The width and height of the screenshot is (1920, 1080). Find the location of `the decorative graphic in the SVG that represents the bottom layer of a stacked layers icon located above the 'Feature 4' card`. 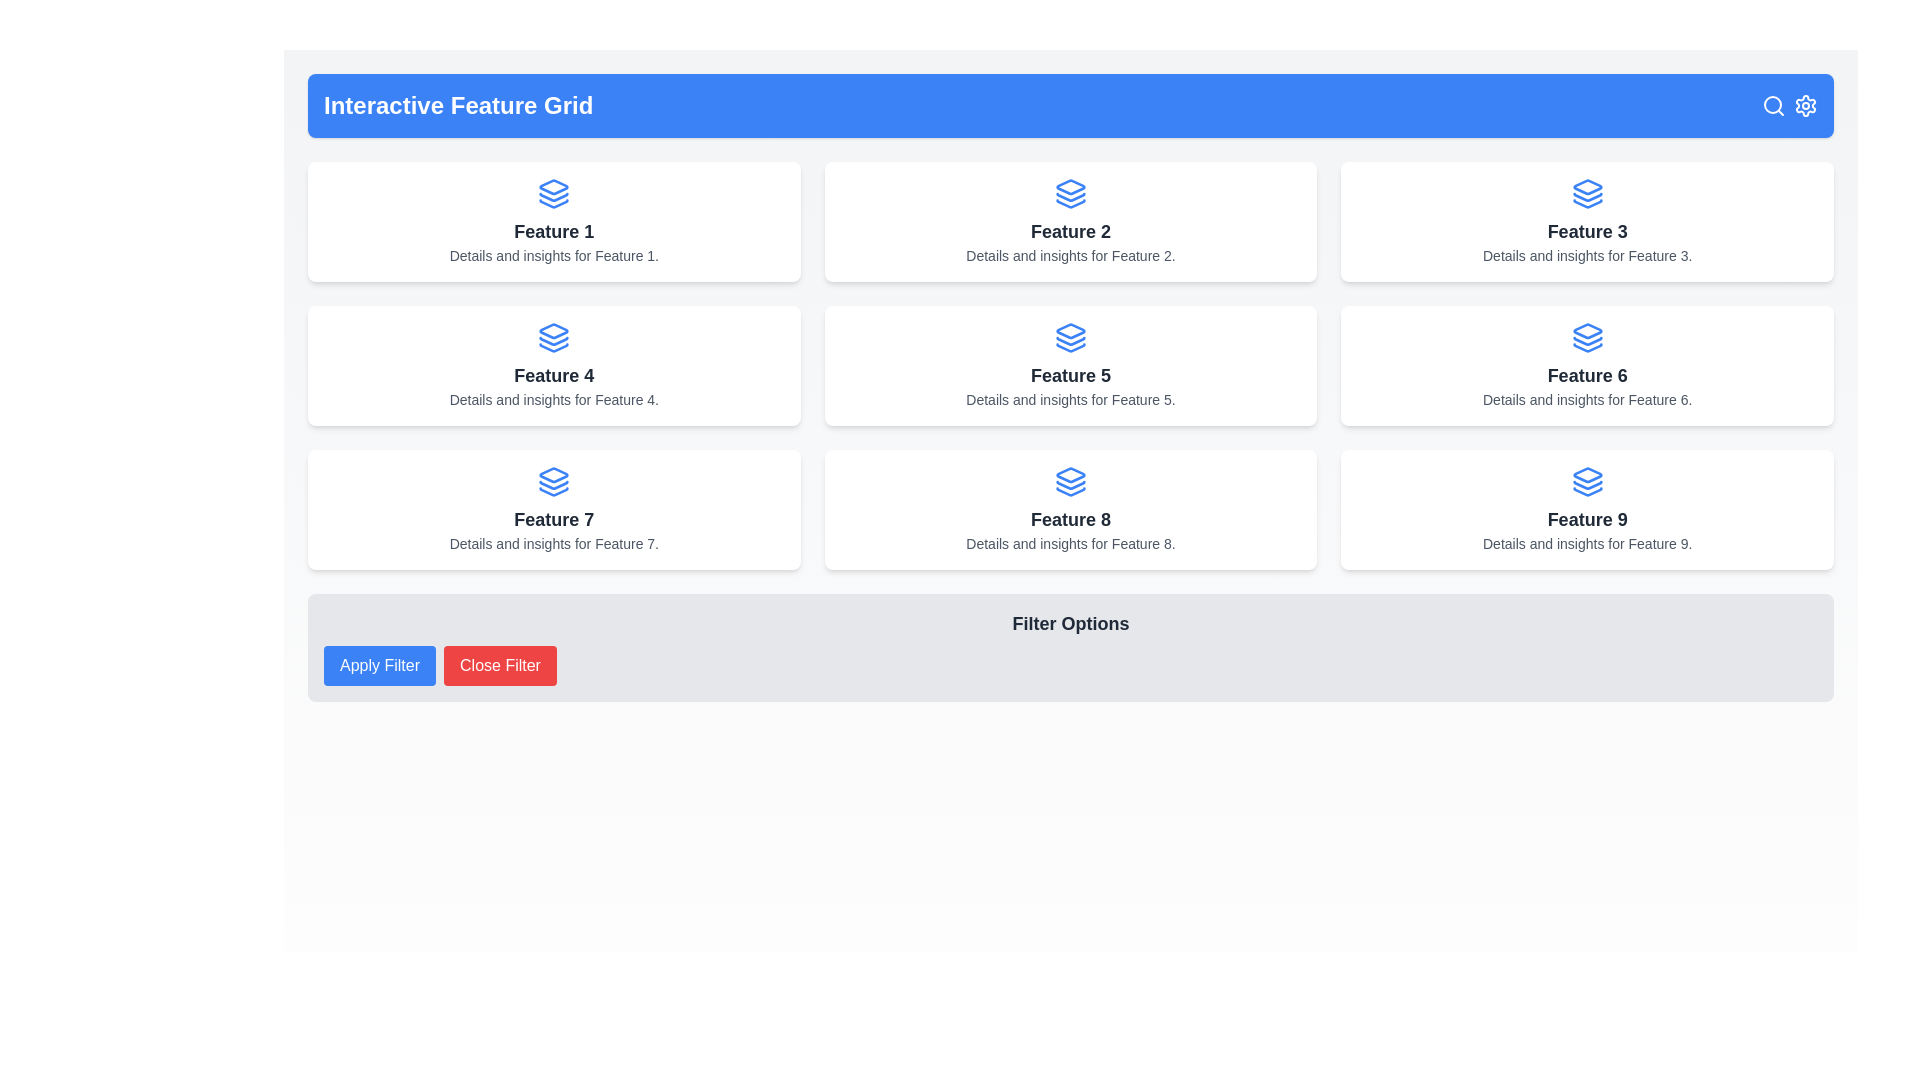

the decorative graphic in the SVG that represents the bottom layer of a stacked layers icon located above the 'Feature 4' card is located at coordinates (554, 346).